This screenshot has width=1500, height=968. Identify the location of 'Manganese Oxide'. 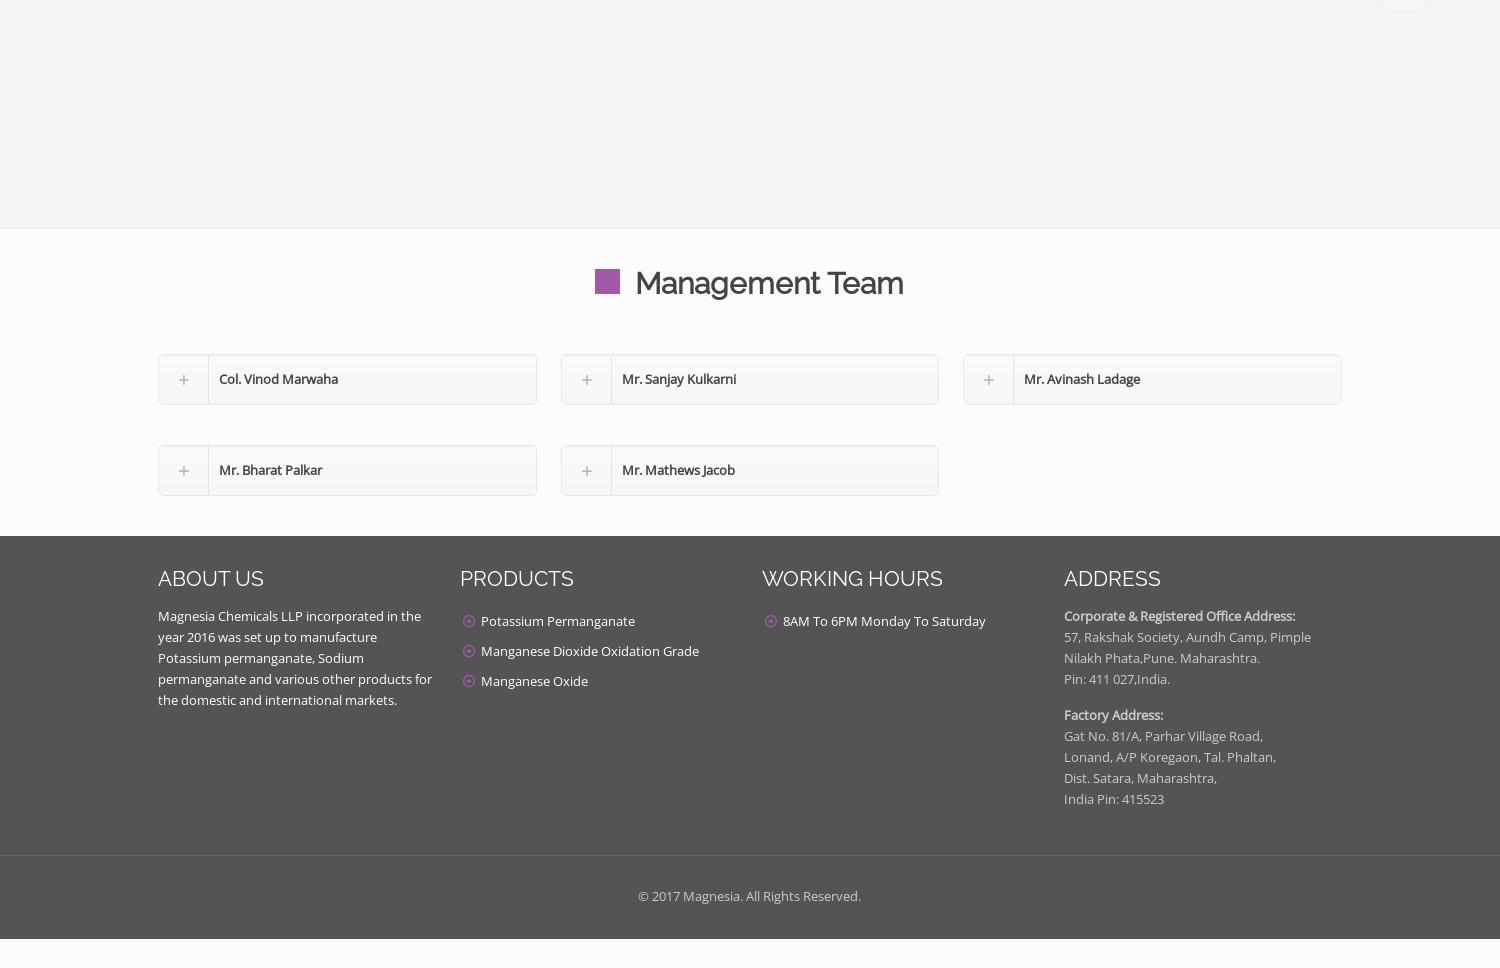
(534, 680).